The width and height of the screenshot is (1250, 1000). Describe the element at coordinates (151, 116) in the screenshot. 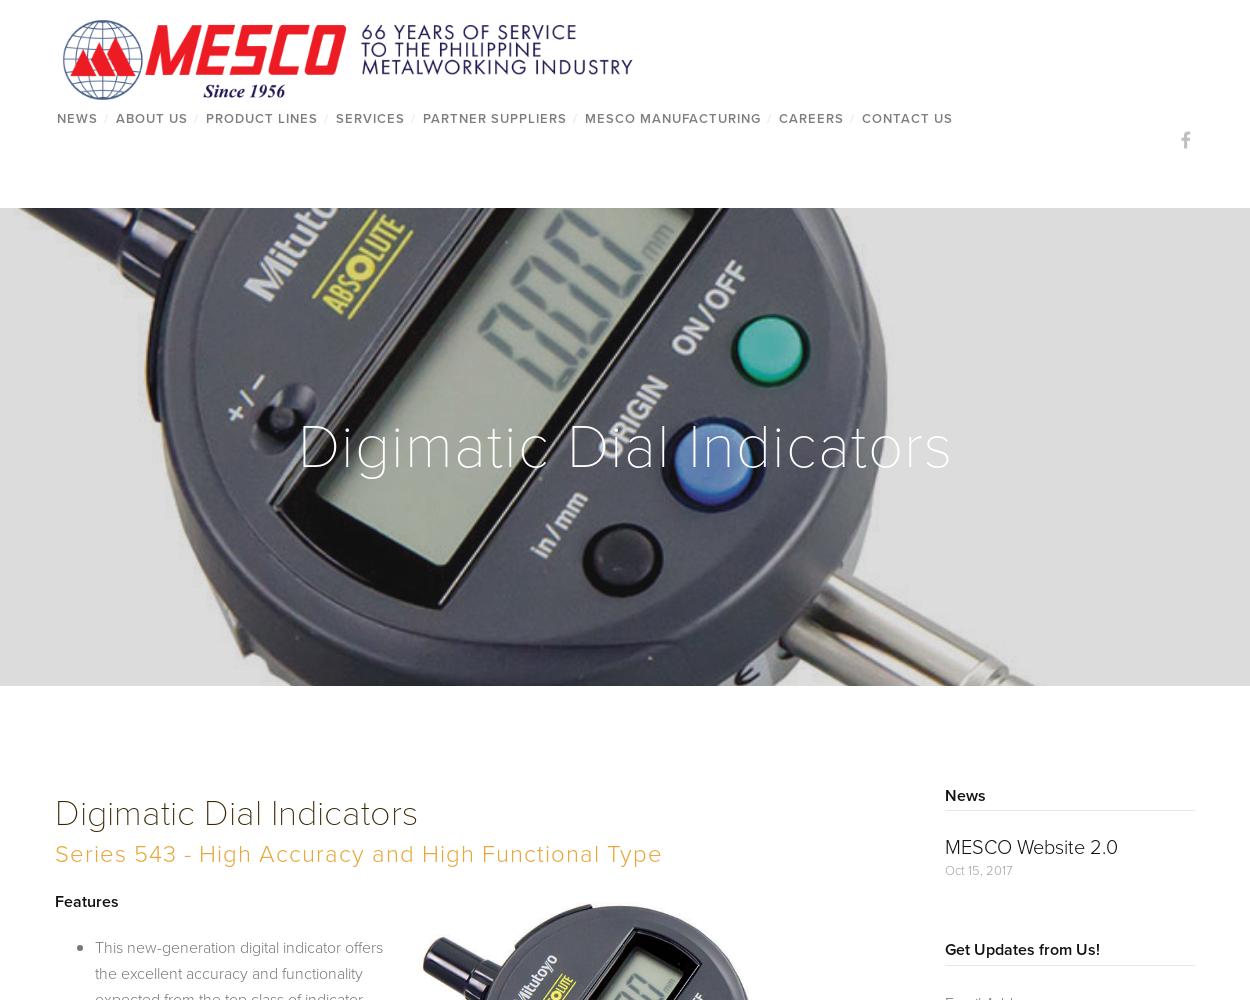

I see `'About Us'` at that location.